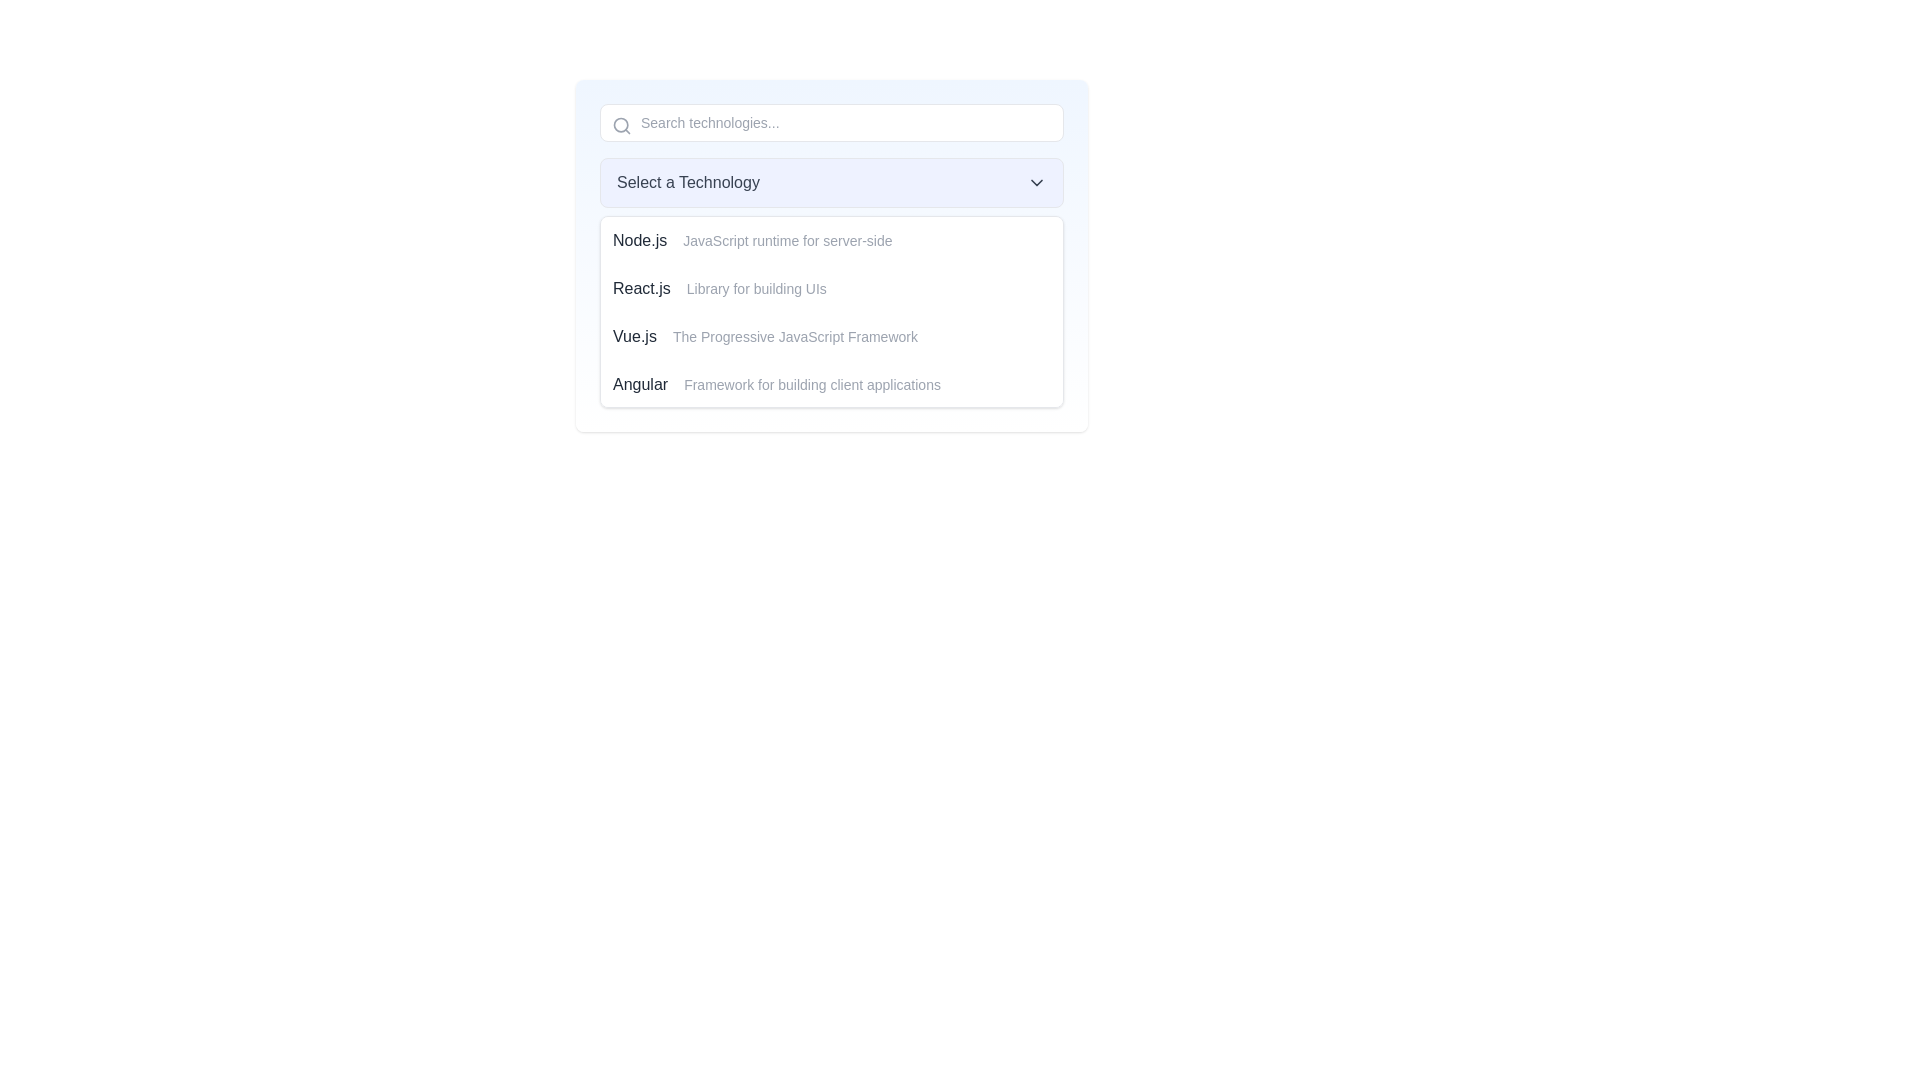  Describe the element at coordinates (640, 385) in the screenshot. I see `the 'Angular' text label` at that location.